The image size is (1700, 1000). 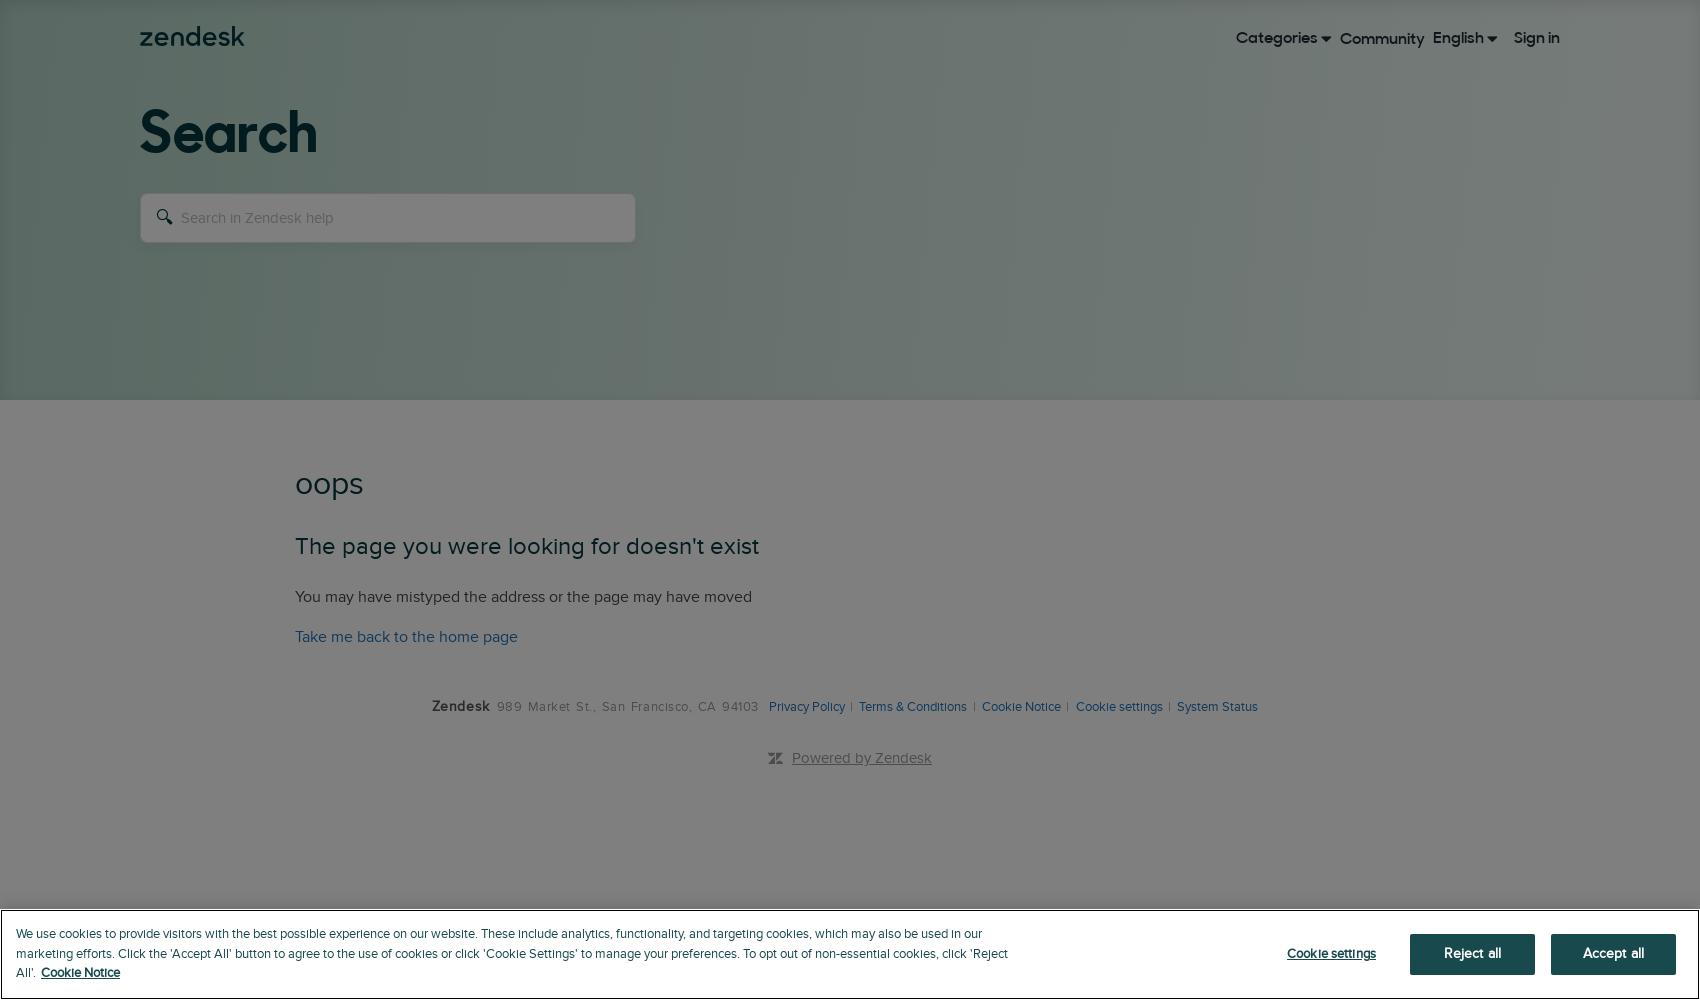 What do you see at coordinates (1216, 706) in the screenshot?
I see `'System Status'` at bounding box center [1216, 706].